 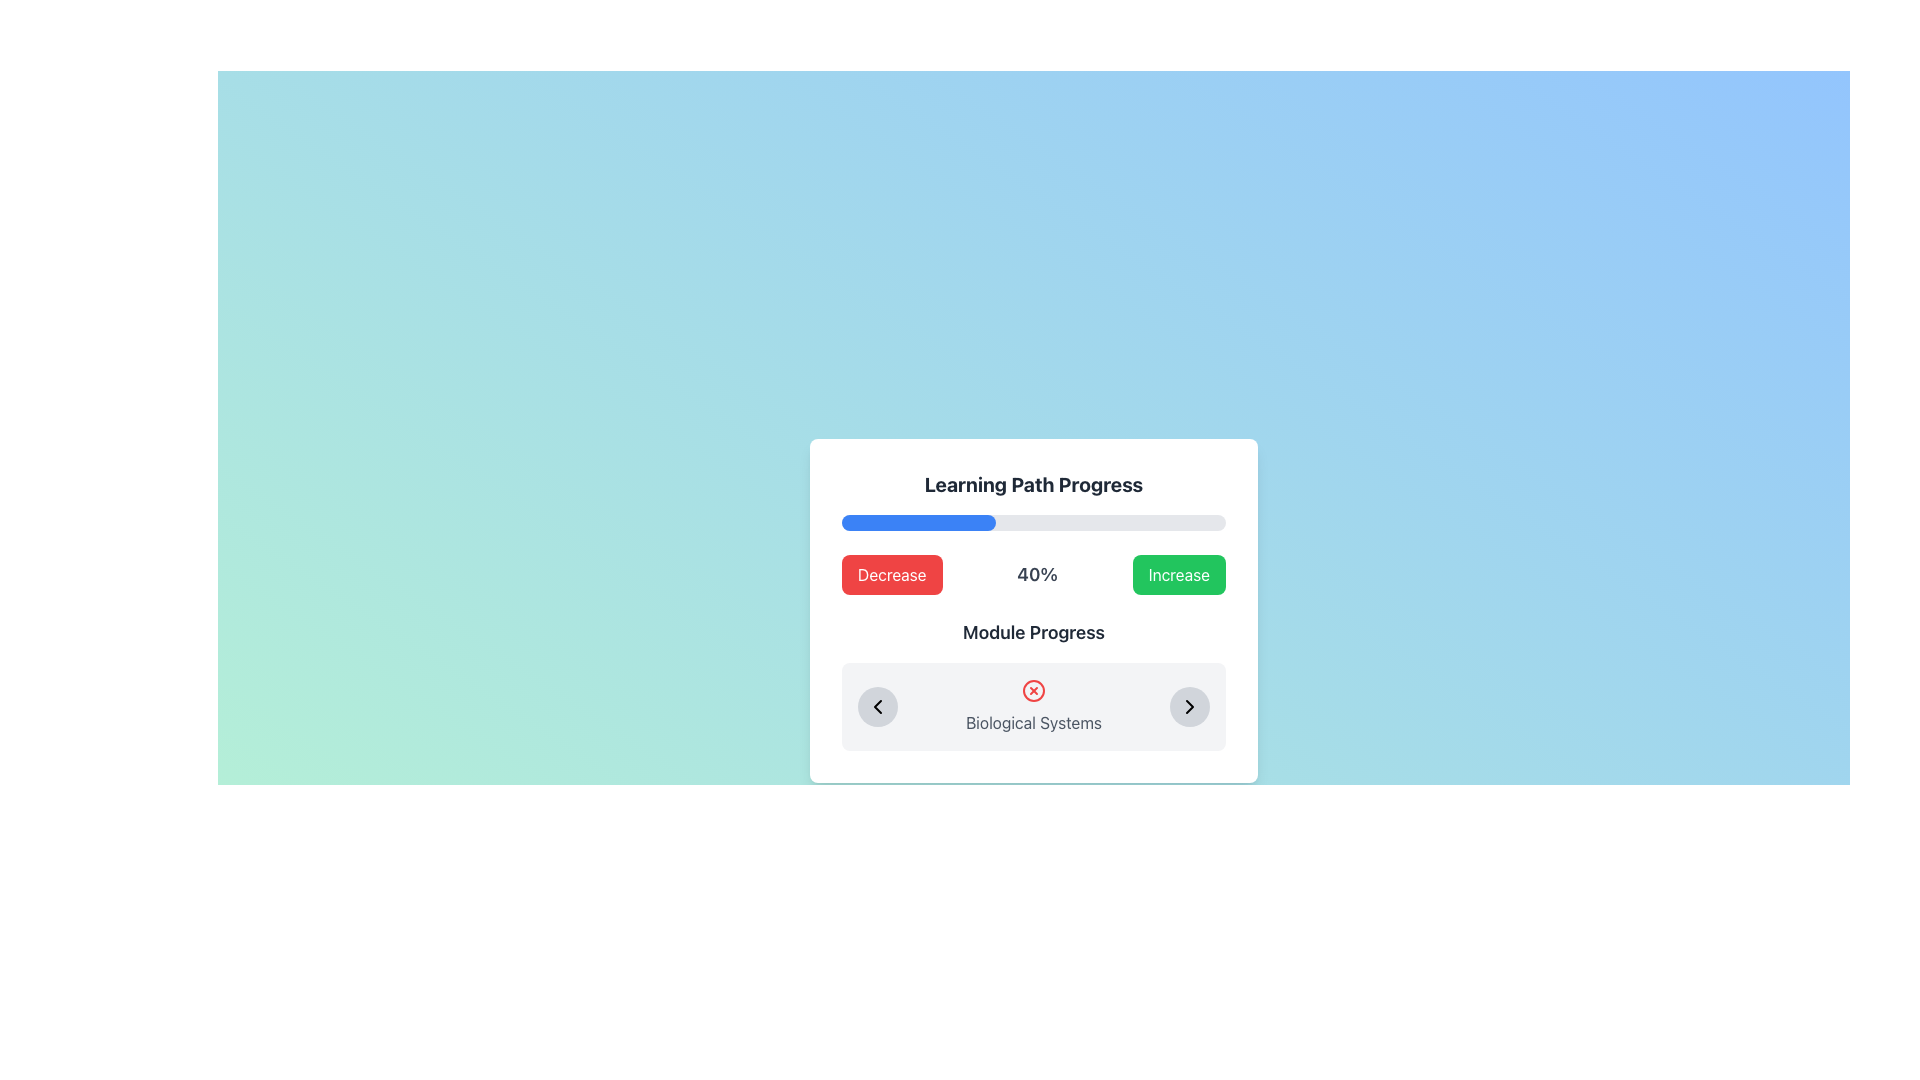 What do you see at coordinates (1190, 705) in the screenshot?
I see `the rightward-pointing chevron icon in the Module Progress section, located at the bottom of the card` at bounding box center [1190, 705].